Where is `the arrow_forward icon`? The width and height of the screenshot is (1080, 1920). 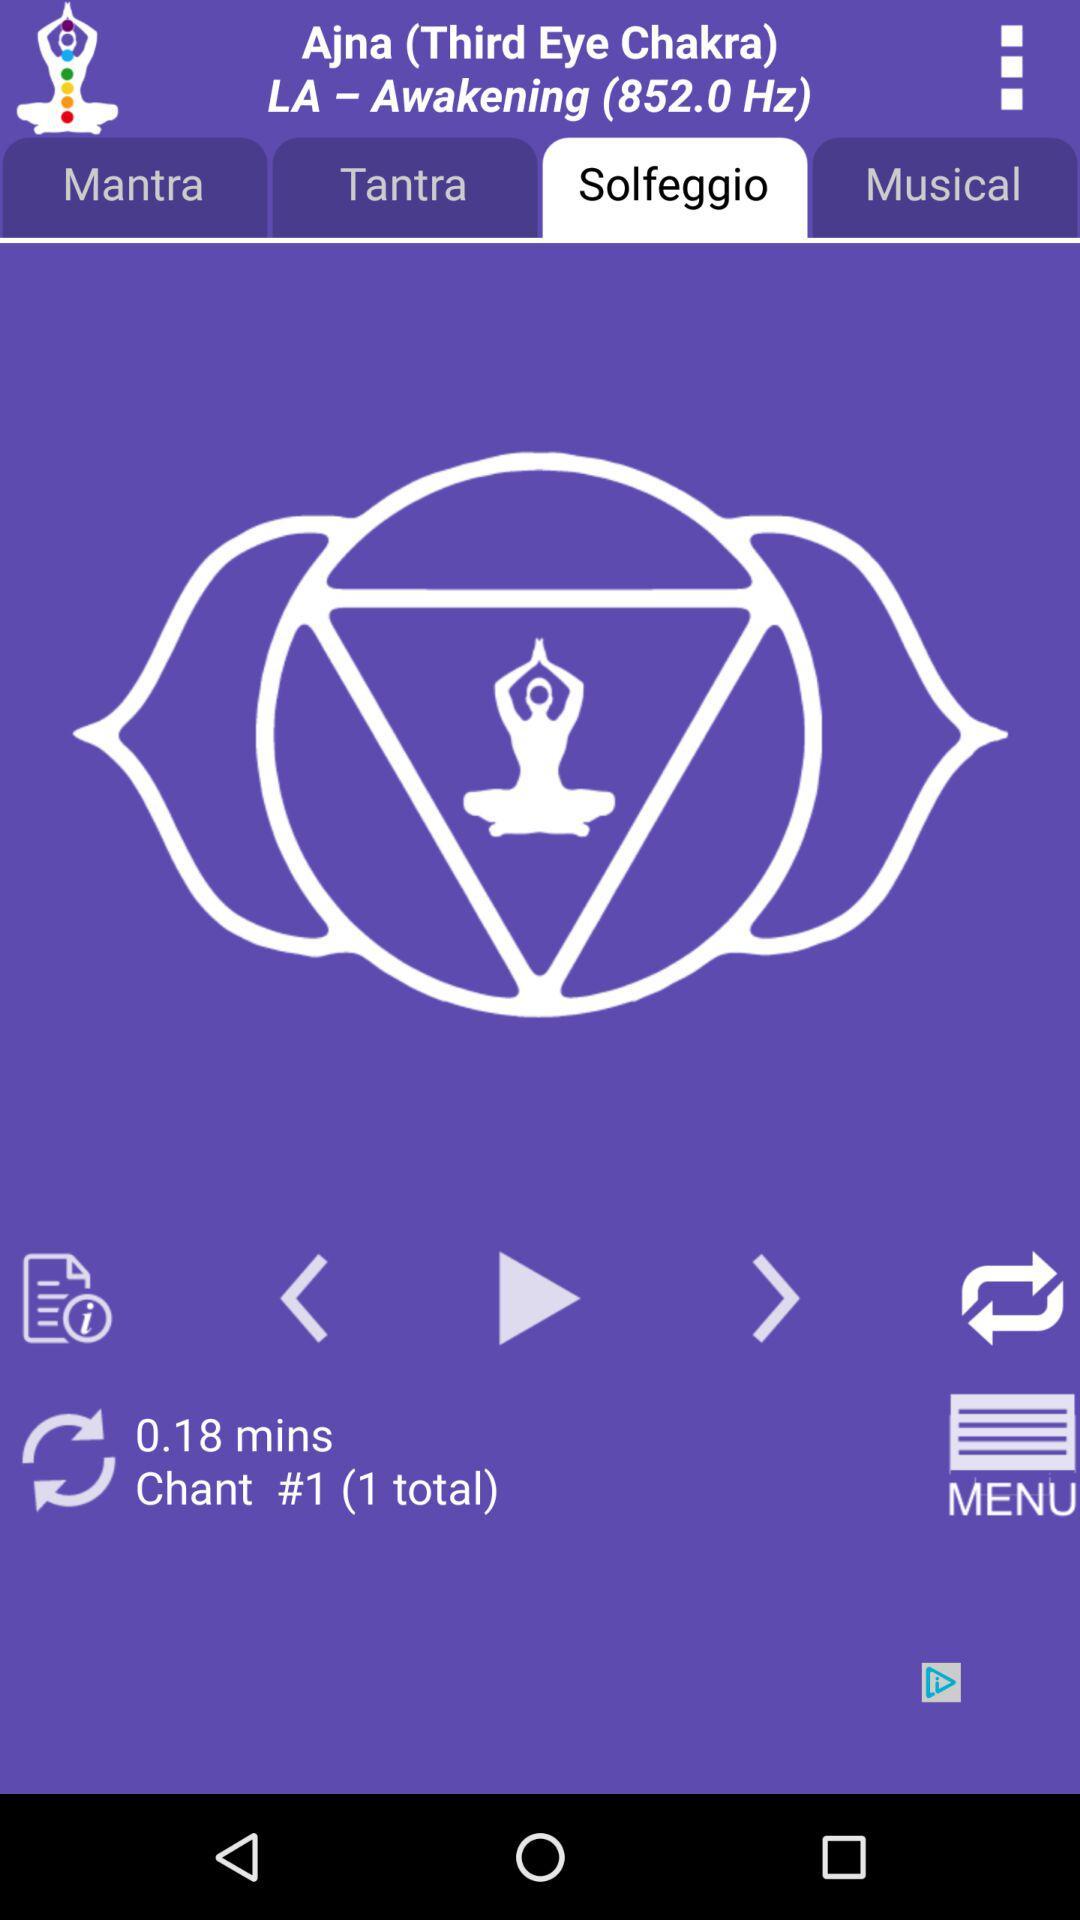
the arrow_forward icon is located at coordinates (775, 1388).